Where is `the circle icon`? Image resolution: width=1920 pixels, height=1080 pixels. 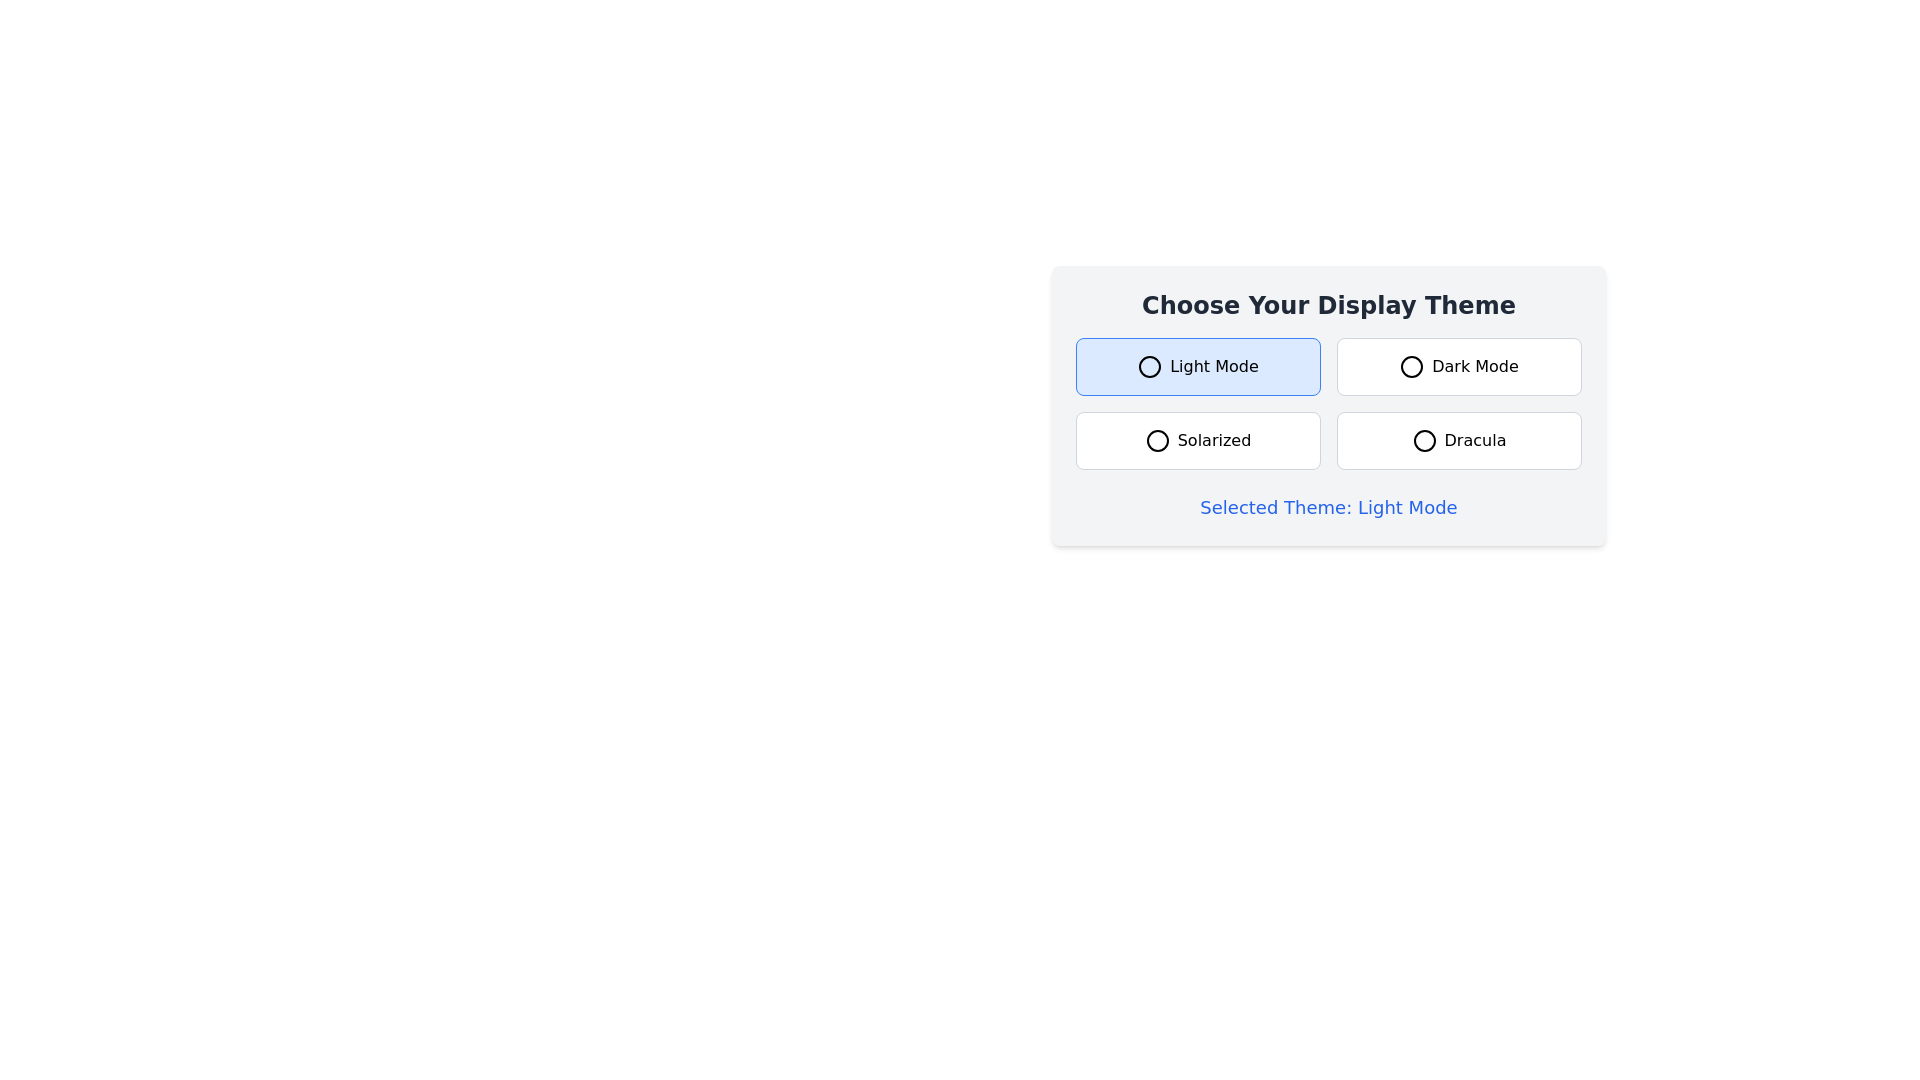 the circle icon is located at coordinates (1423, 439).